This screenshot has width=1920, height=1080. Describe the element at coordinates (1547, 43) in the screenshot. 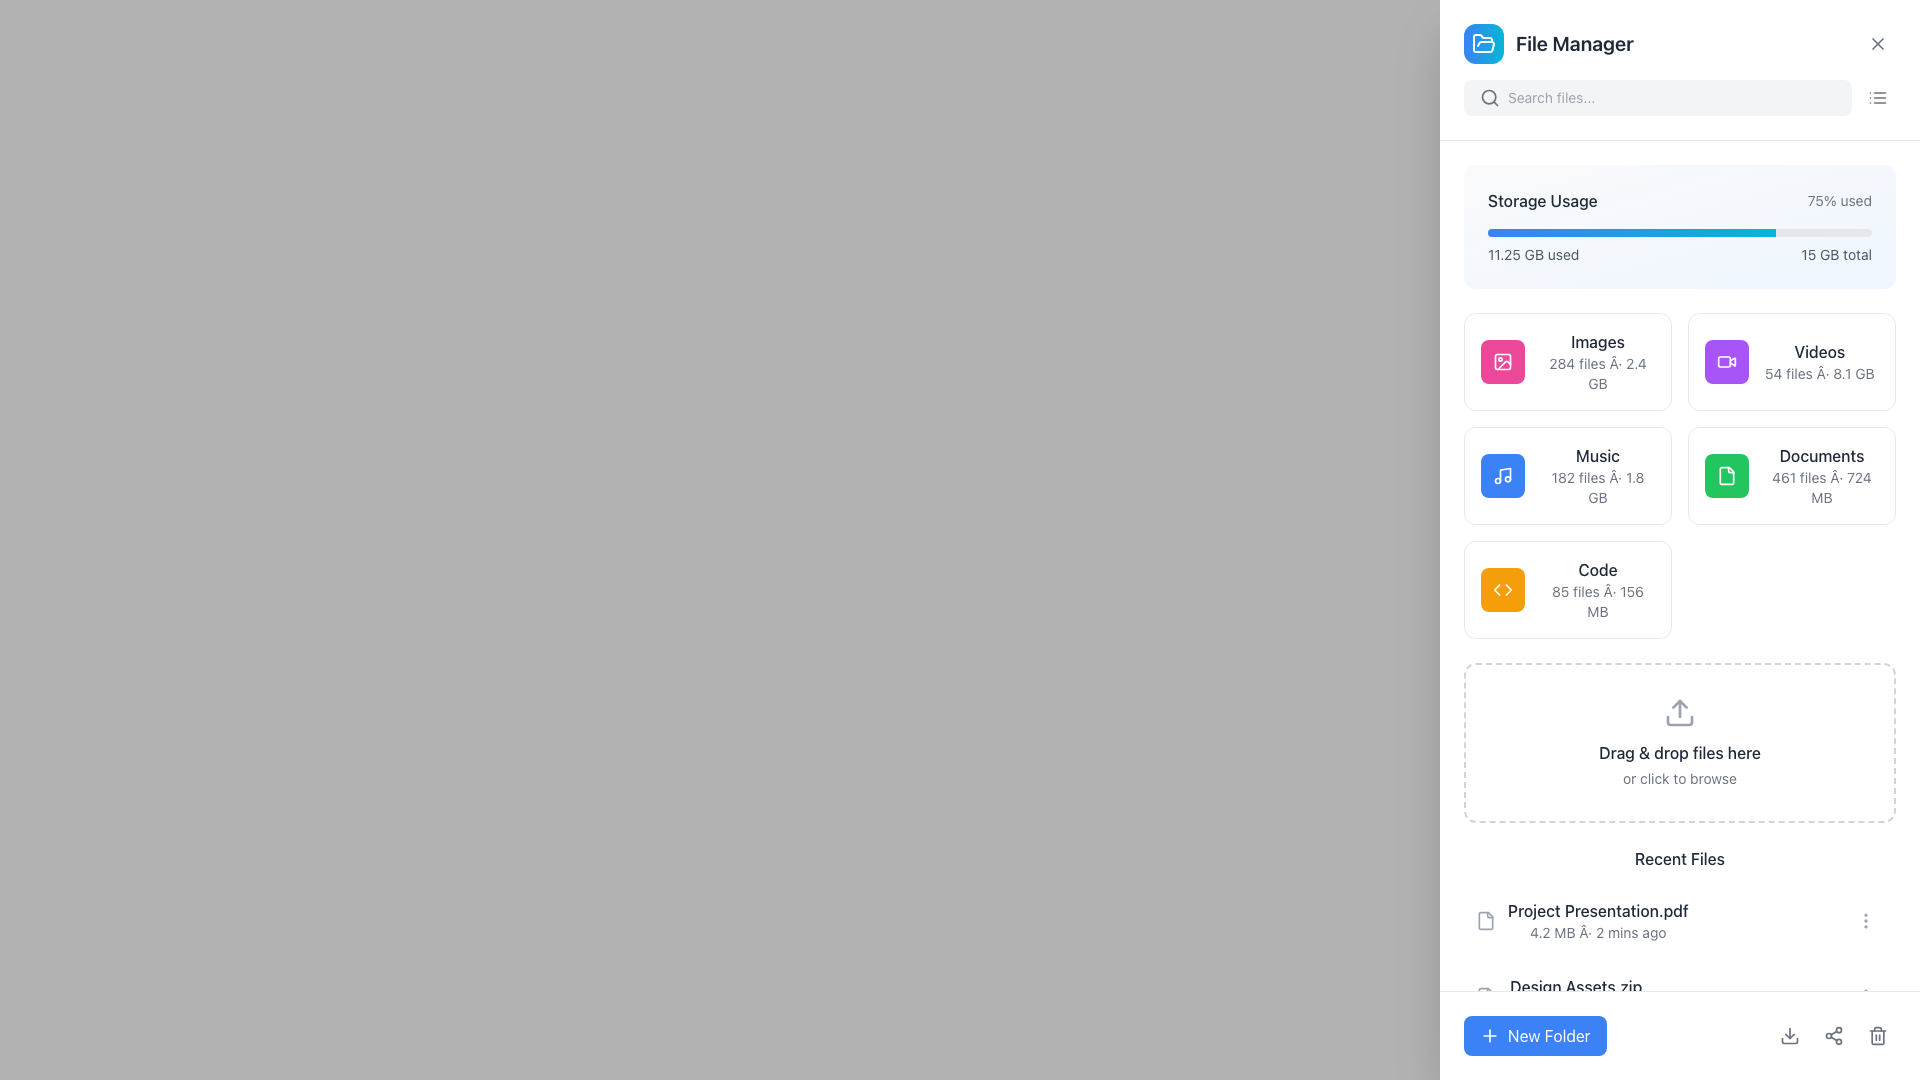

I see `the Text Label that serves as a header or title, located in the top-left corner of the section, directly to the right of the folder icon` at that location.